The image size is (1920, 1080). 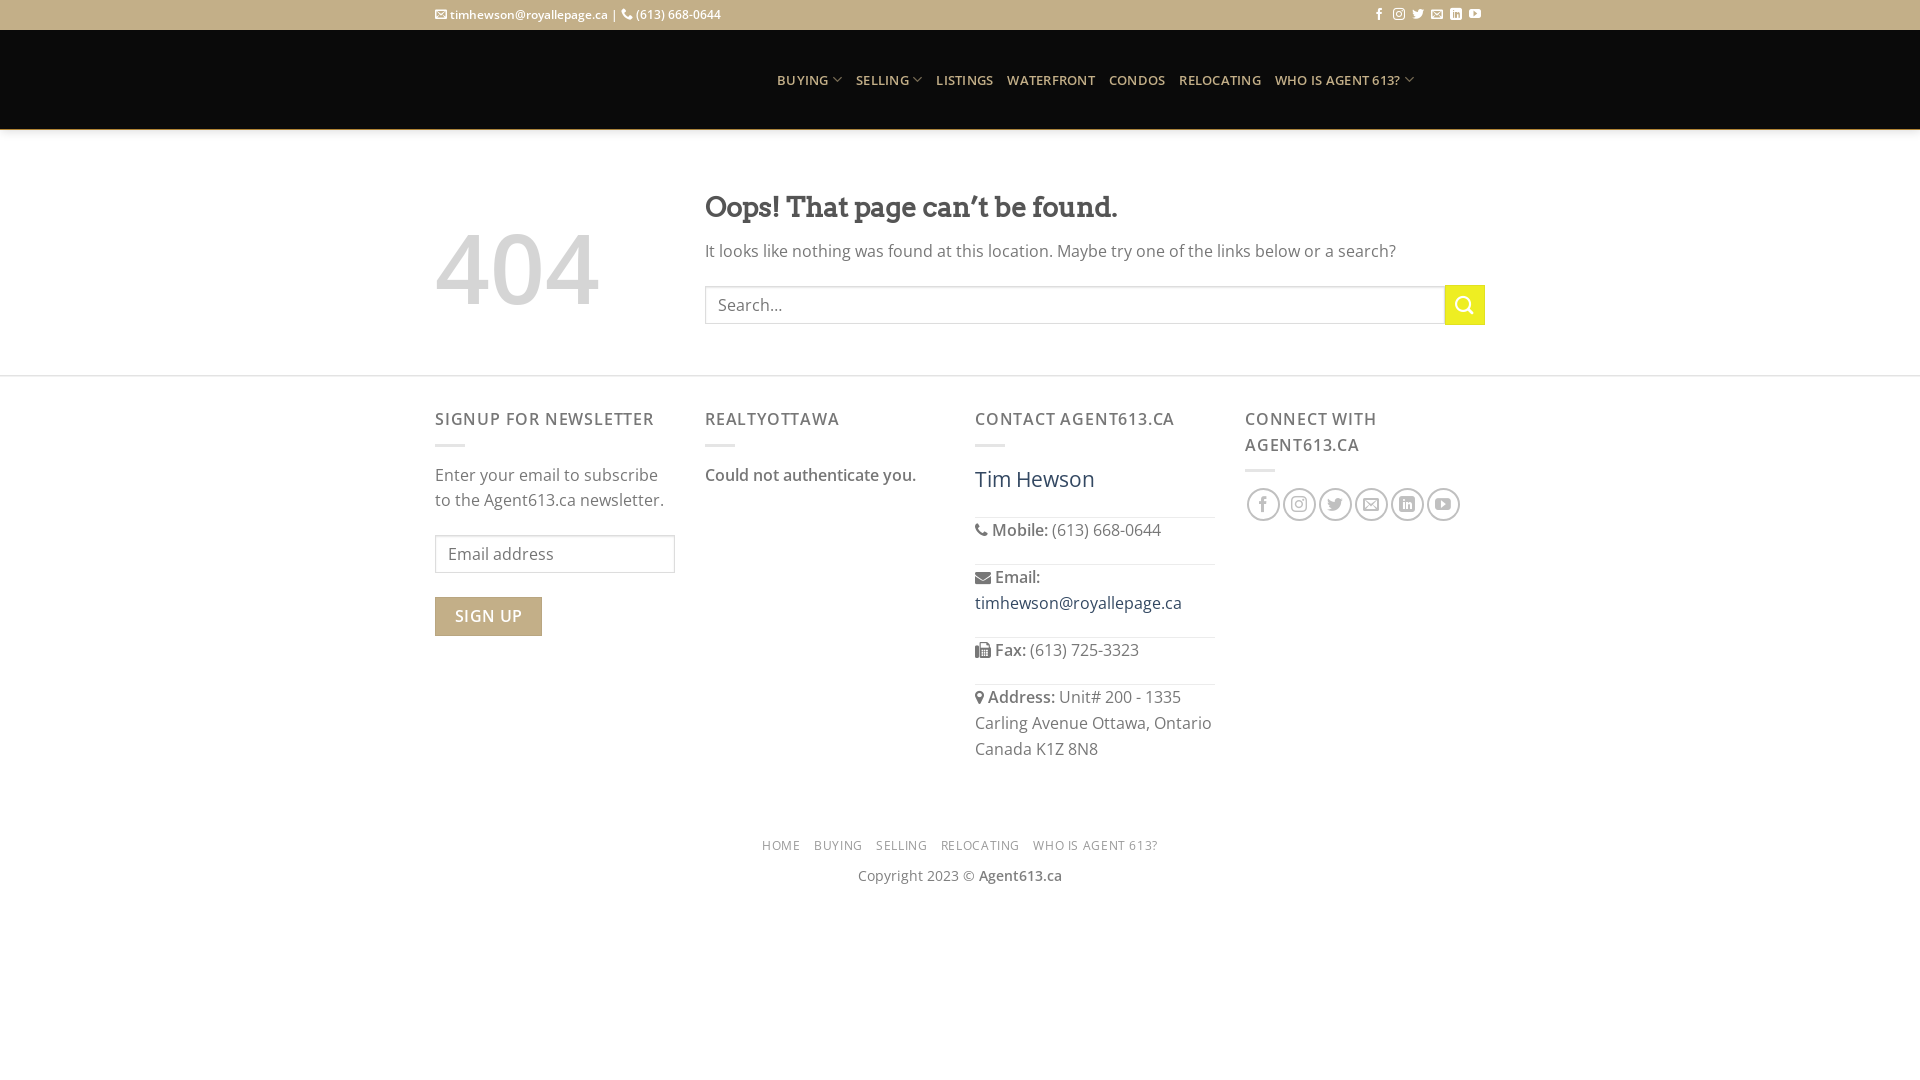 I want to click on 'Sign up', so click(x=488, y=615).